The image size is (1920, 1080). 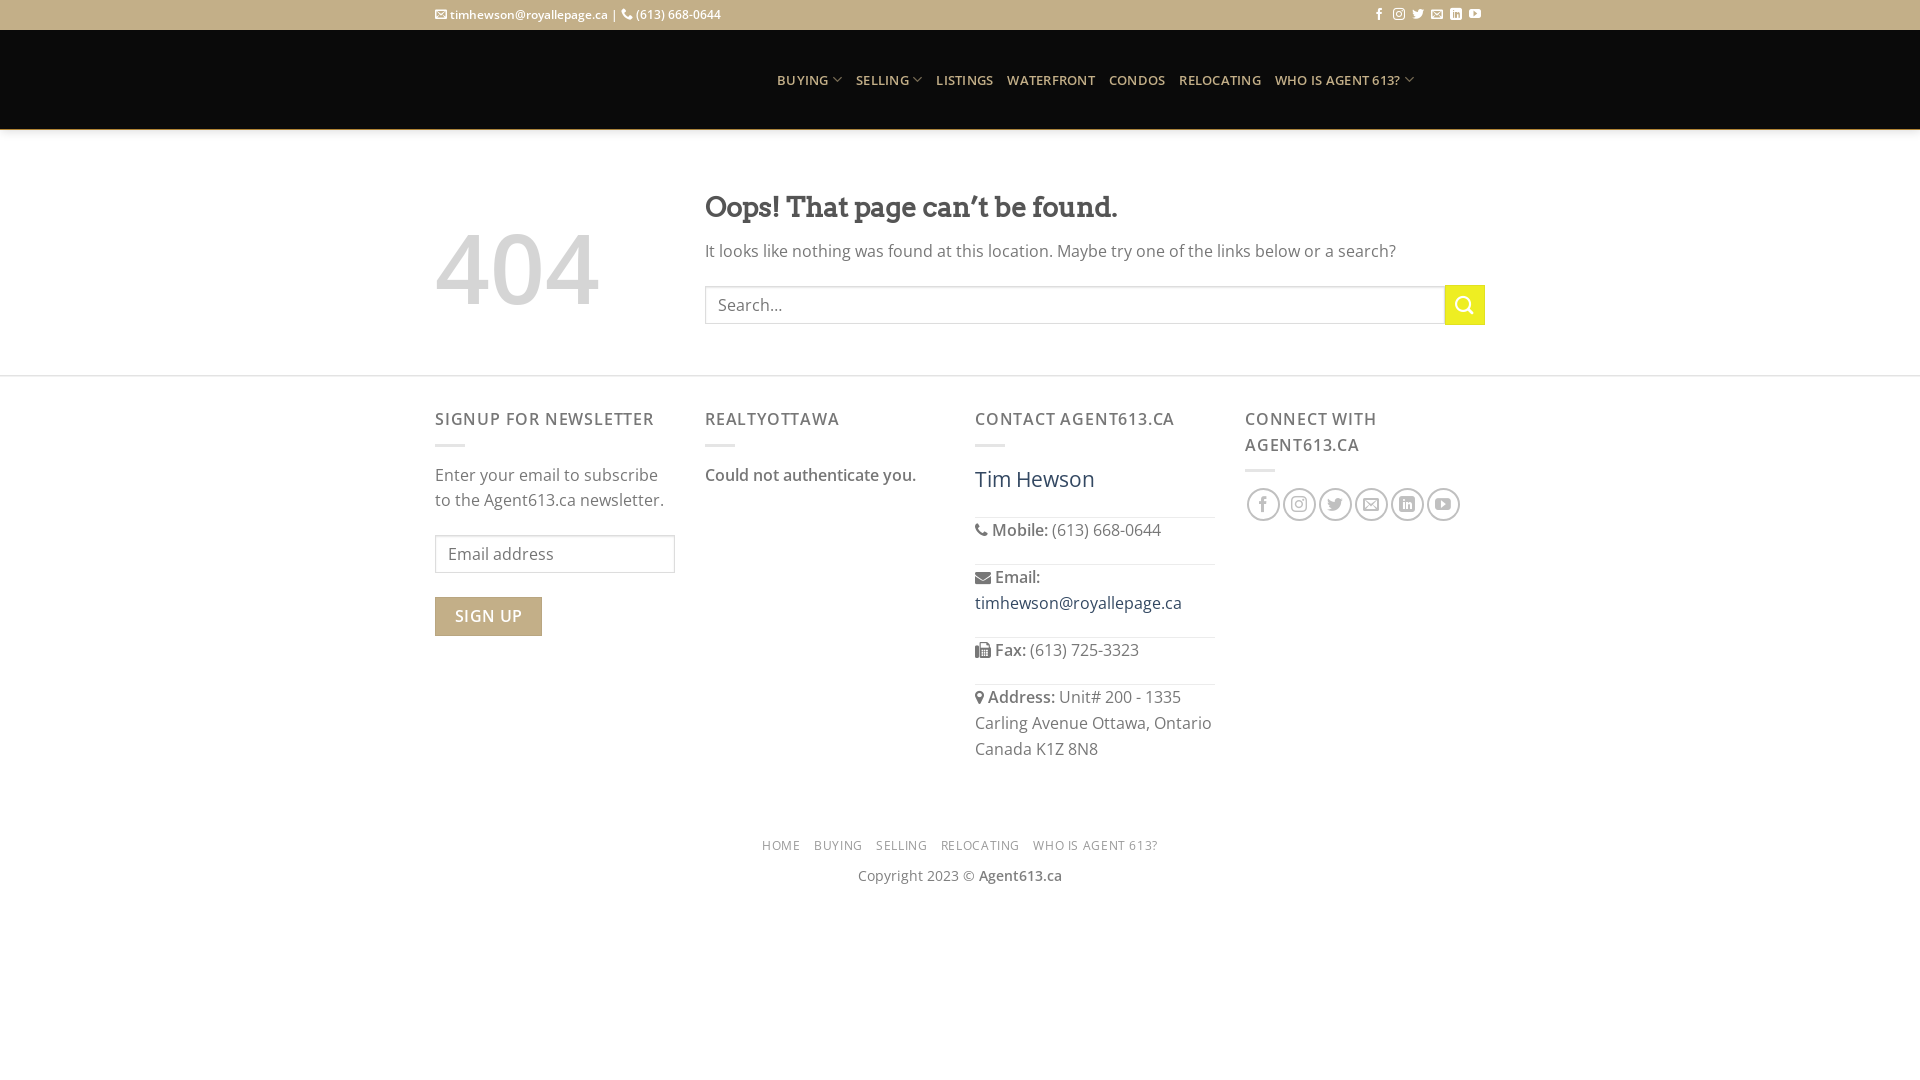 I want to click on 'Sign up', so click(x=488, y=615).